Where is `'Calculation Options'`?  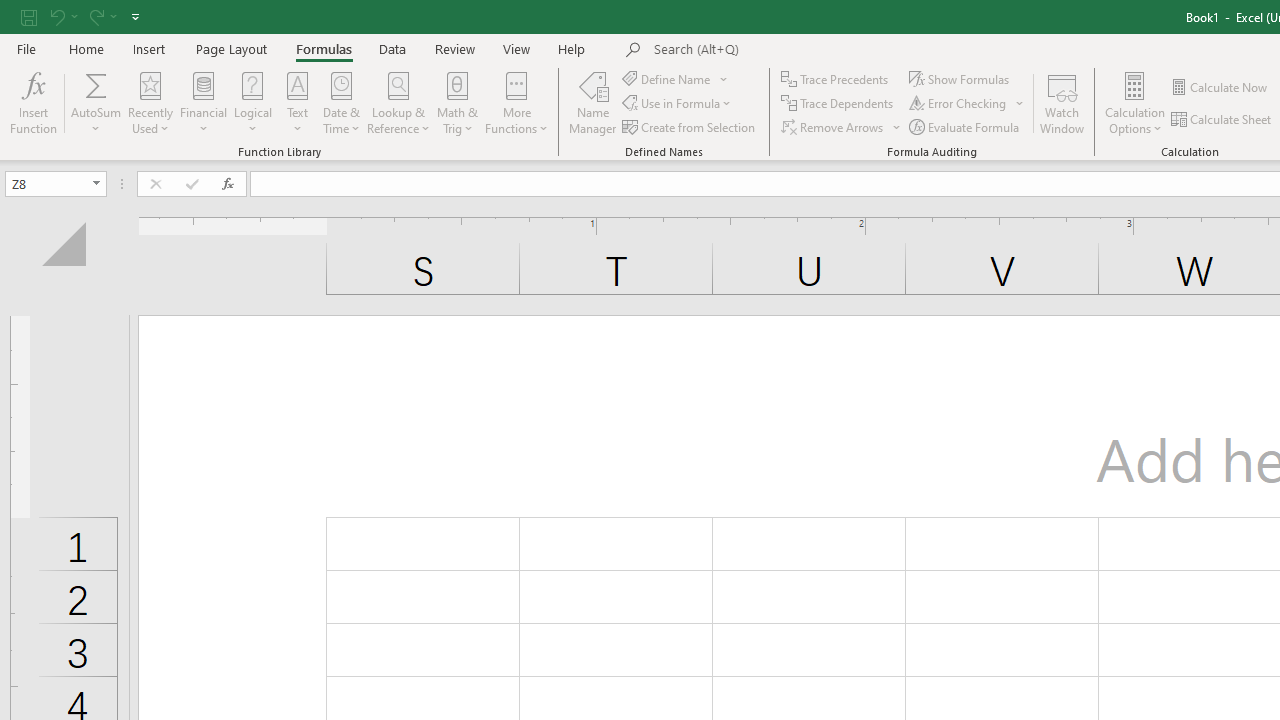
'Calculation Options' is located at coordinates (1135, 103).